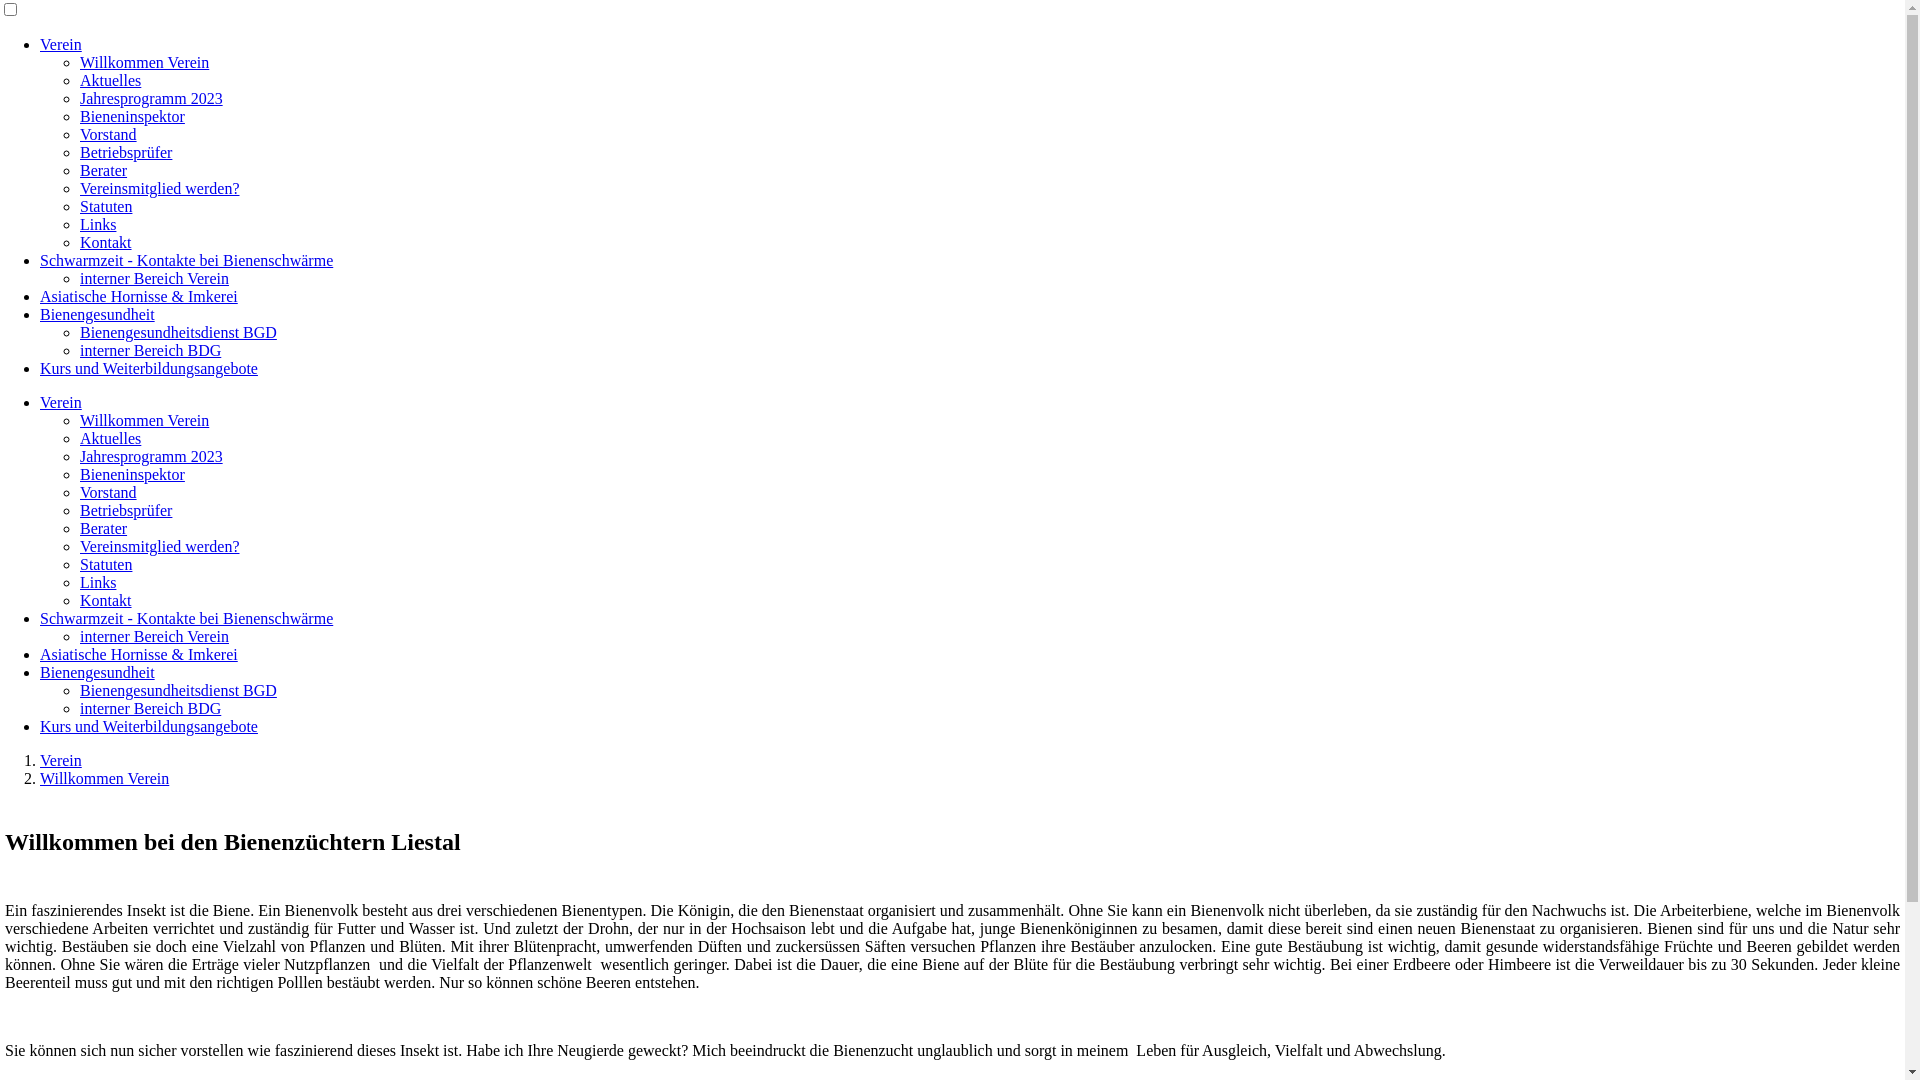  Describe the element at coordinates (150, 98) in the screenshot. I see `'Jahresprogramm 2023'` at that location.